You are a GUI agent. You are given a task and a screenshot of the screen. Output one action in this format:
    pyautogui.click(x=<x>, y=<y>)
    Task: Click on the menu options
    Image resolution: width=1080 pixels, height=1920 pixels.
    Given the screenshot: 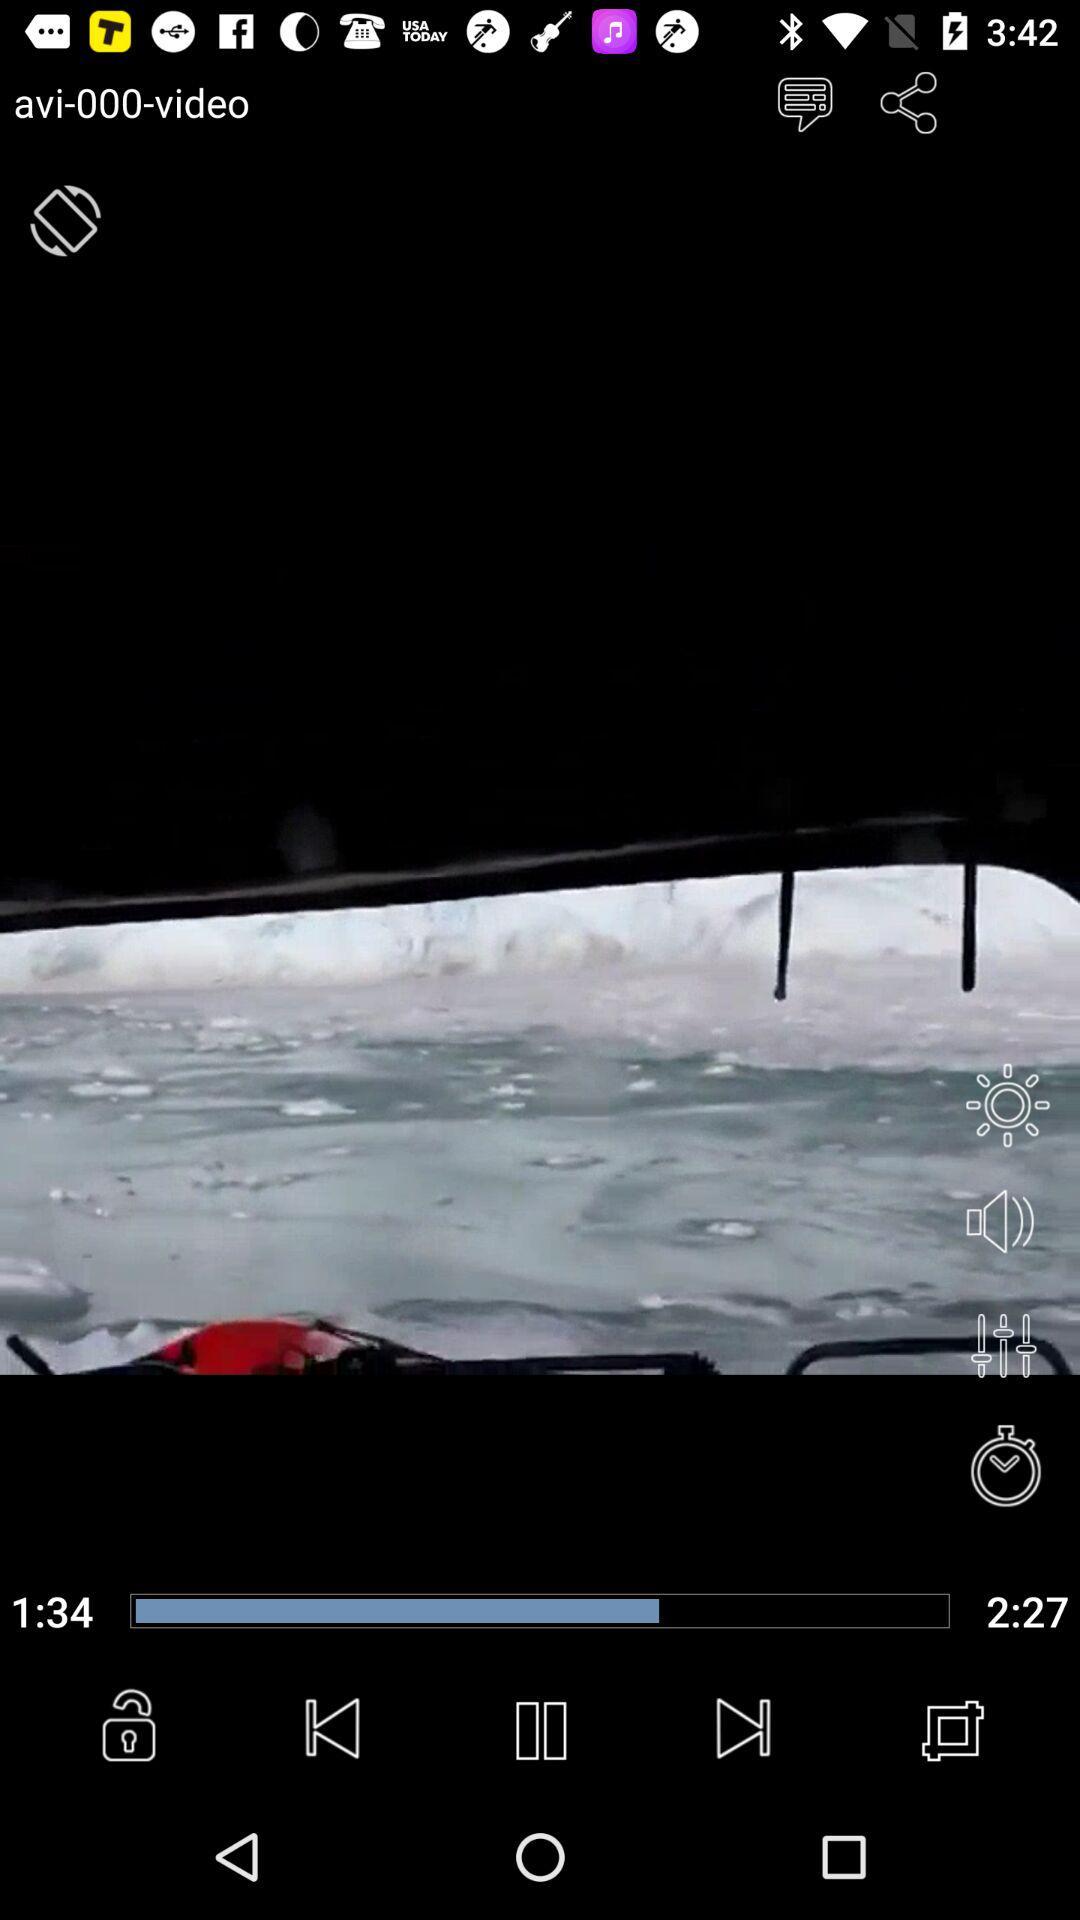 What is the action you would take?
    pyautogui.click(x=803, y=101)
    